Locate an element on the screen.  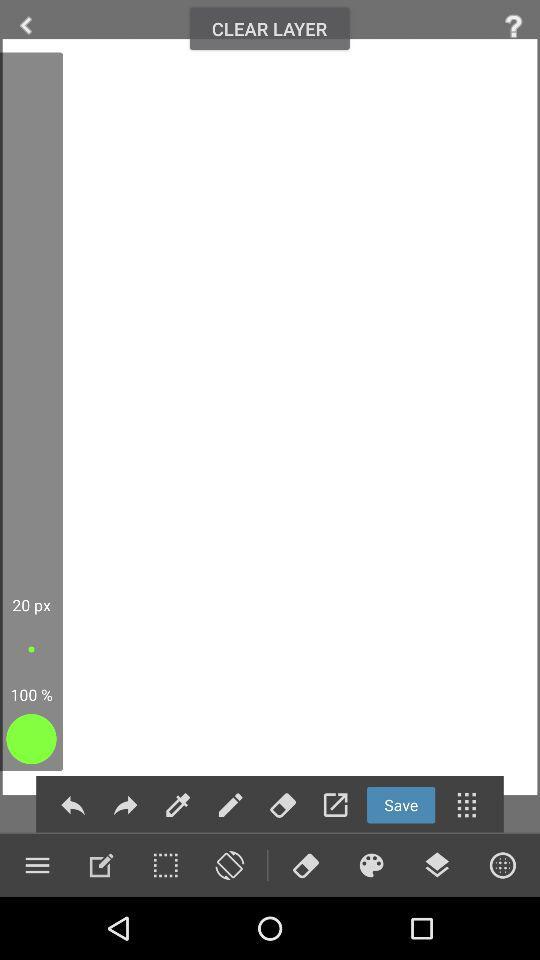
circle is located at coordinates (501, 864).